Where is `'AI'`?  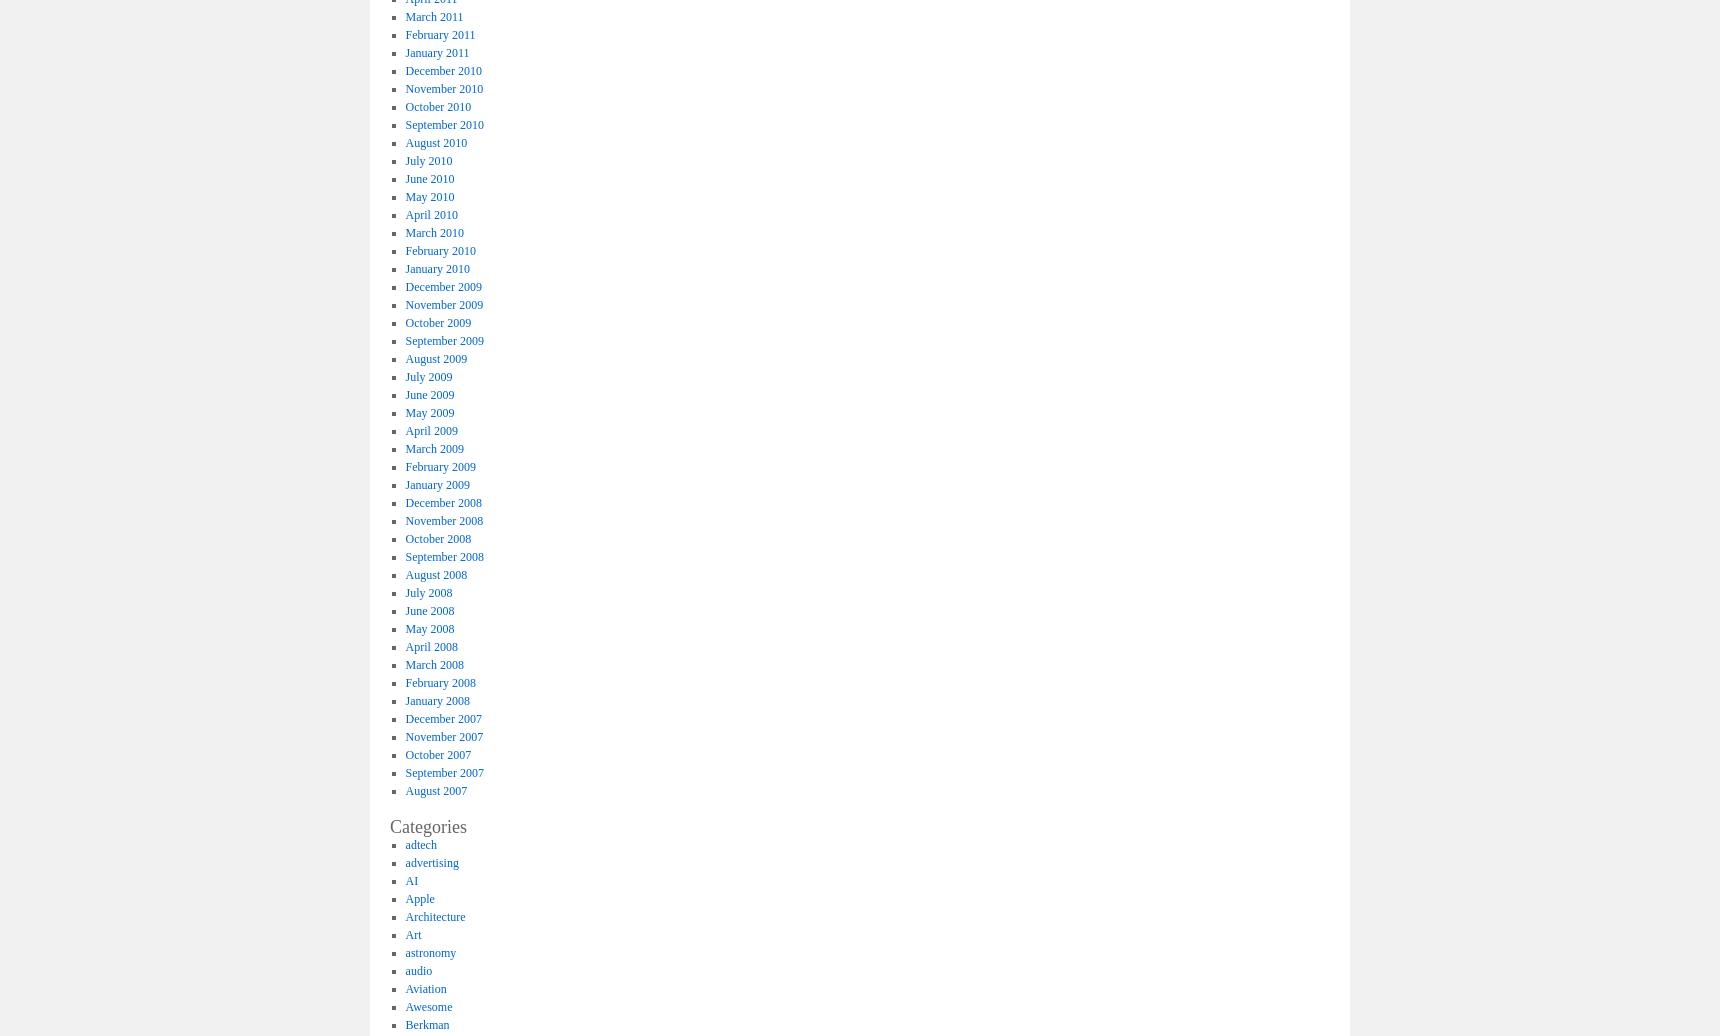 'AI' is located at coordinates (411, 879).